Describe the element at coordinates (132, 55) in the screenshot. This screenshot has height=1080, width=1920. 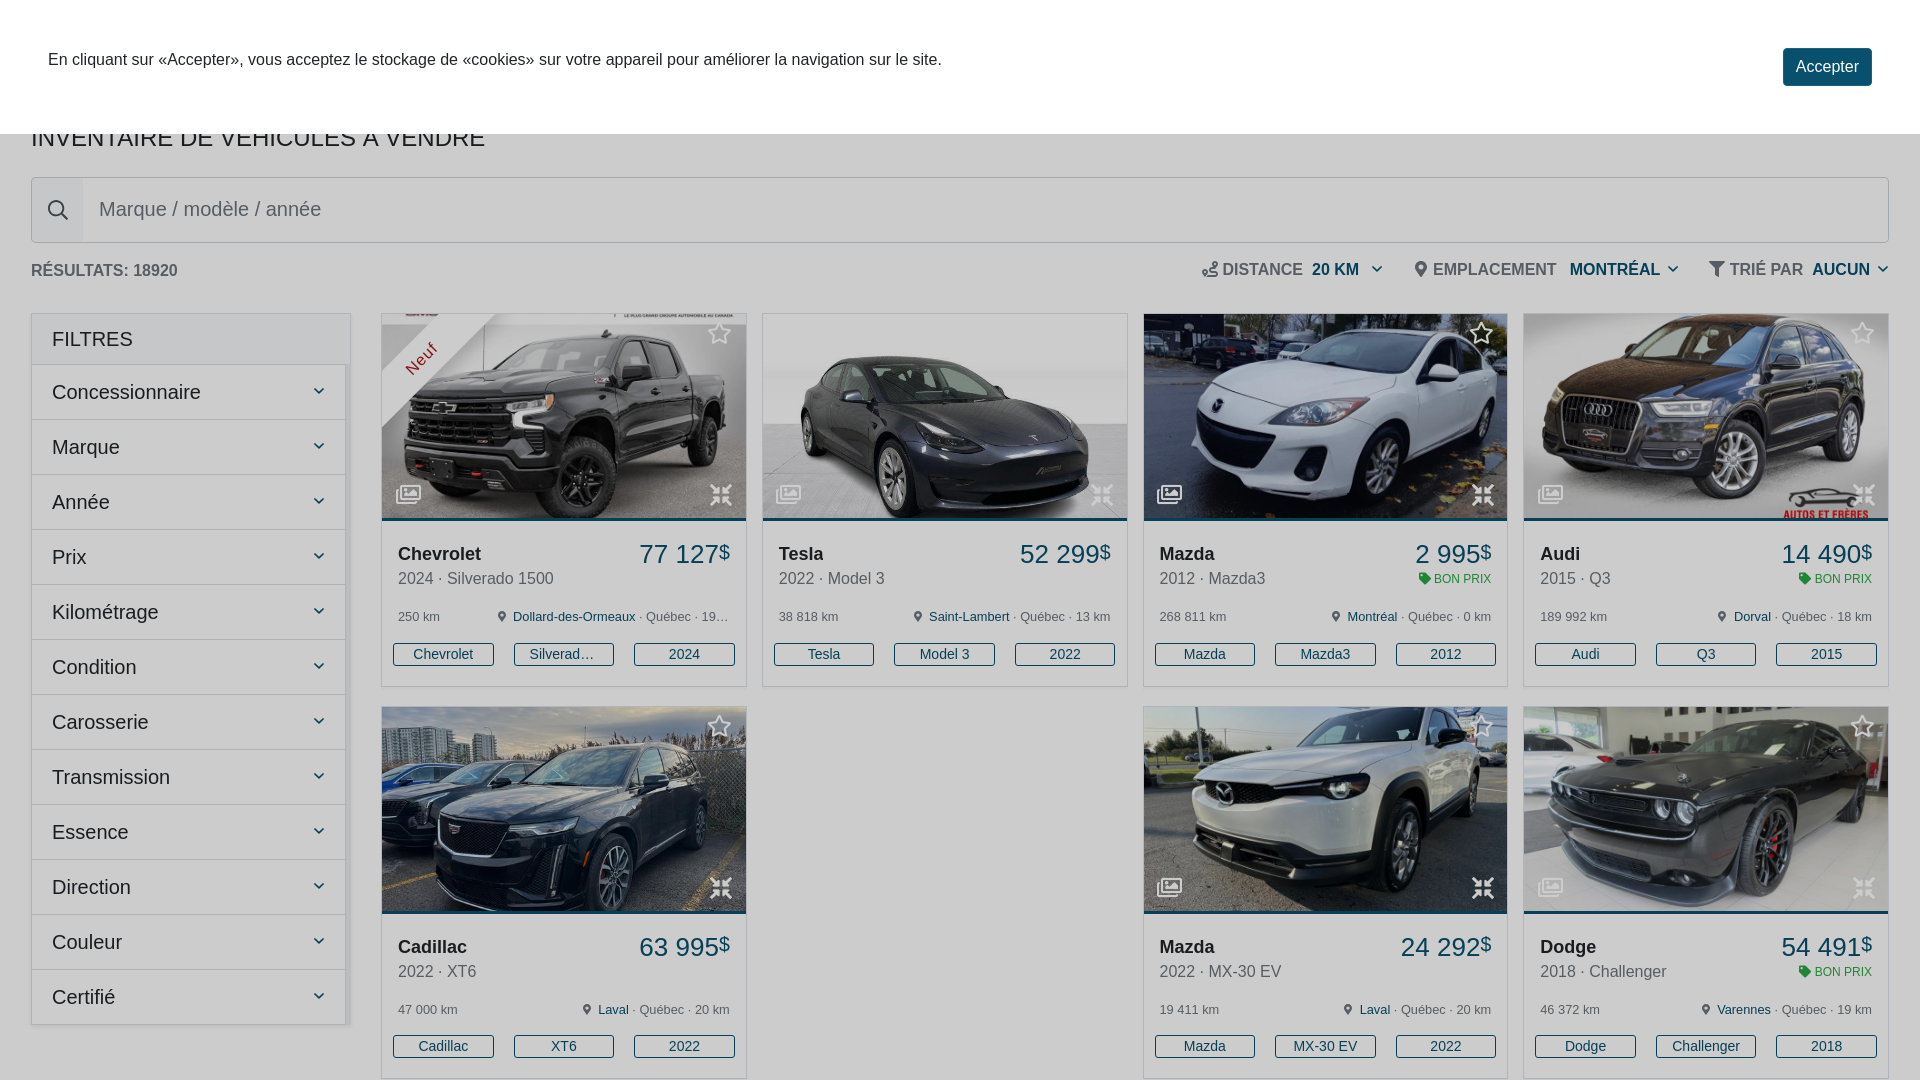
I see `'AutoExpert'` at that location.